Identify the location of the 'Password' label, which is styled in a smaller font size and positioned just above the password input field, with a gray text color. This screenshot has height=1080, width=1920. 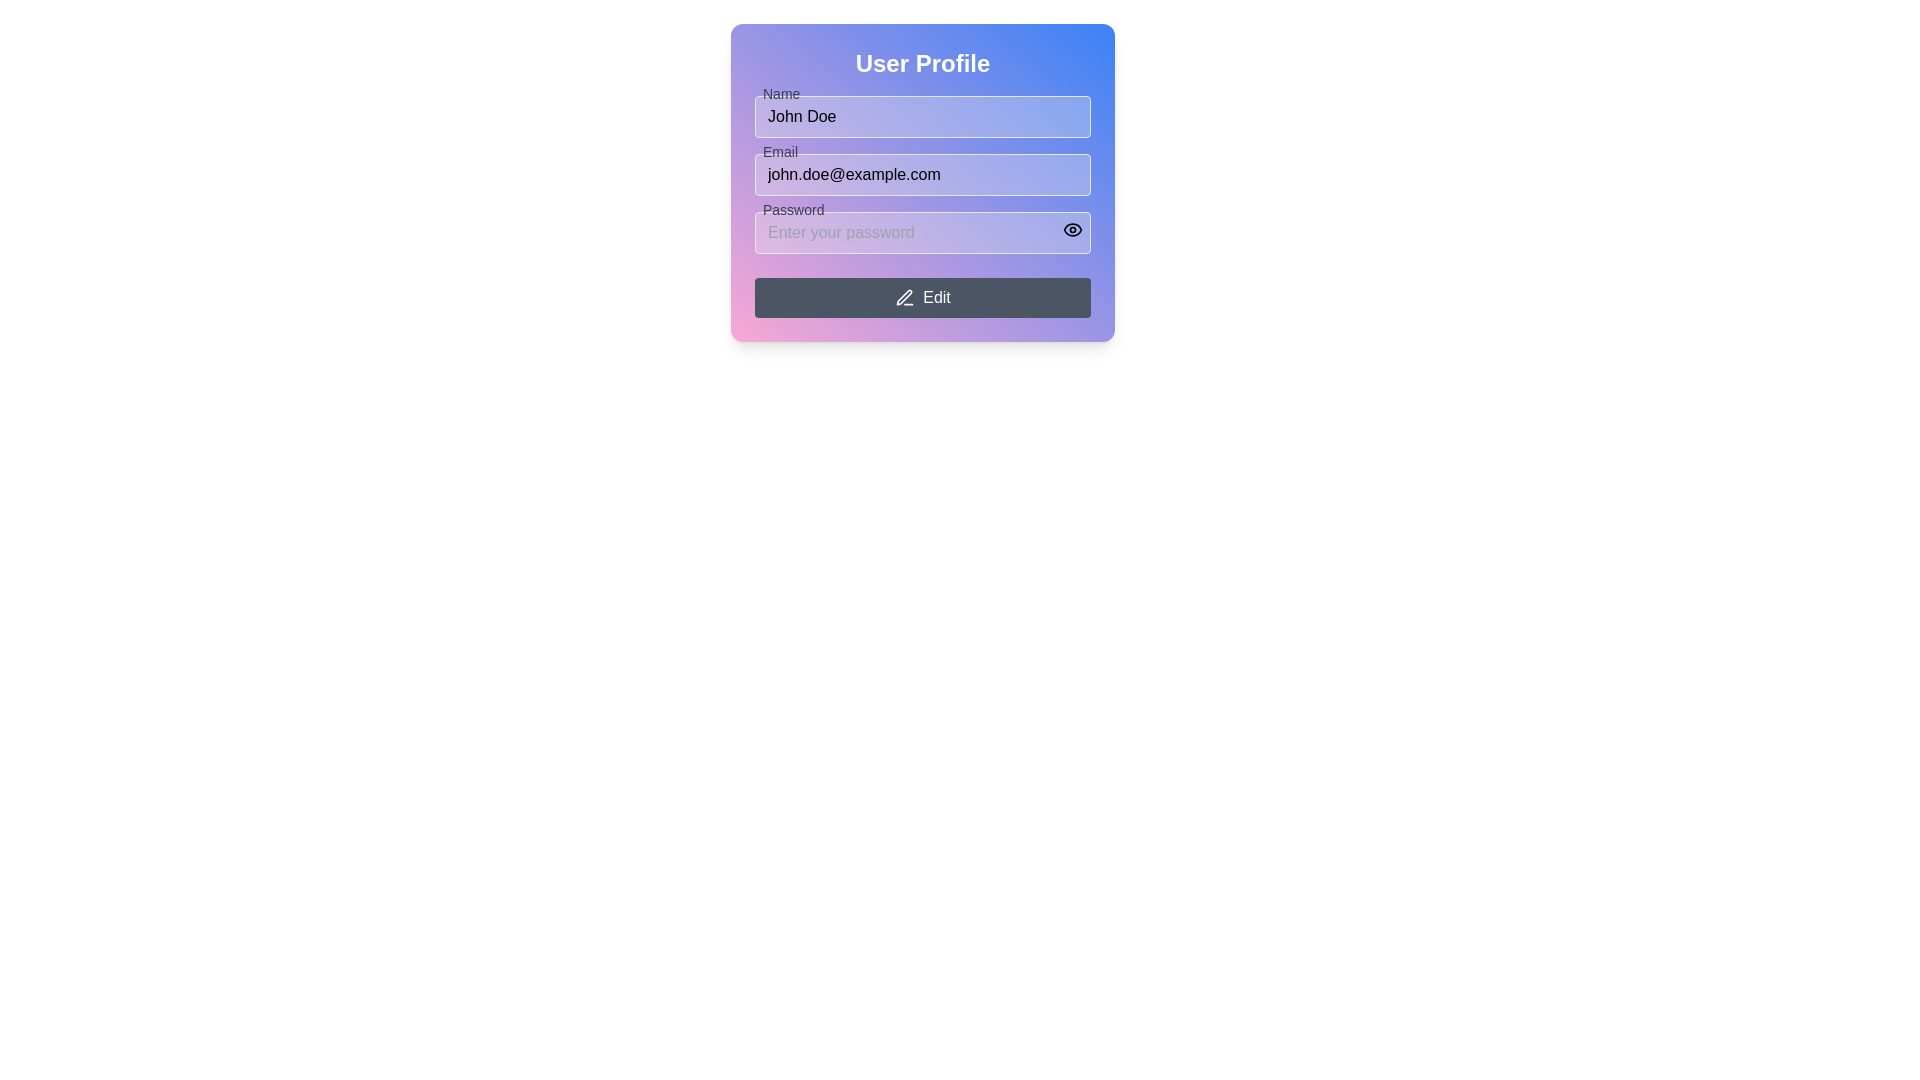
(792, 209).